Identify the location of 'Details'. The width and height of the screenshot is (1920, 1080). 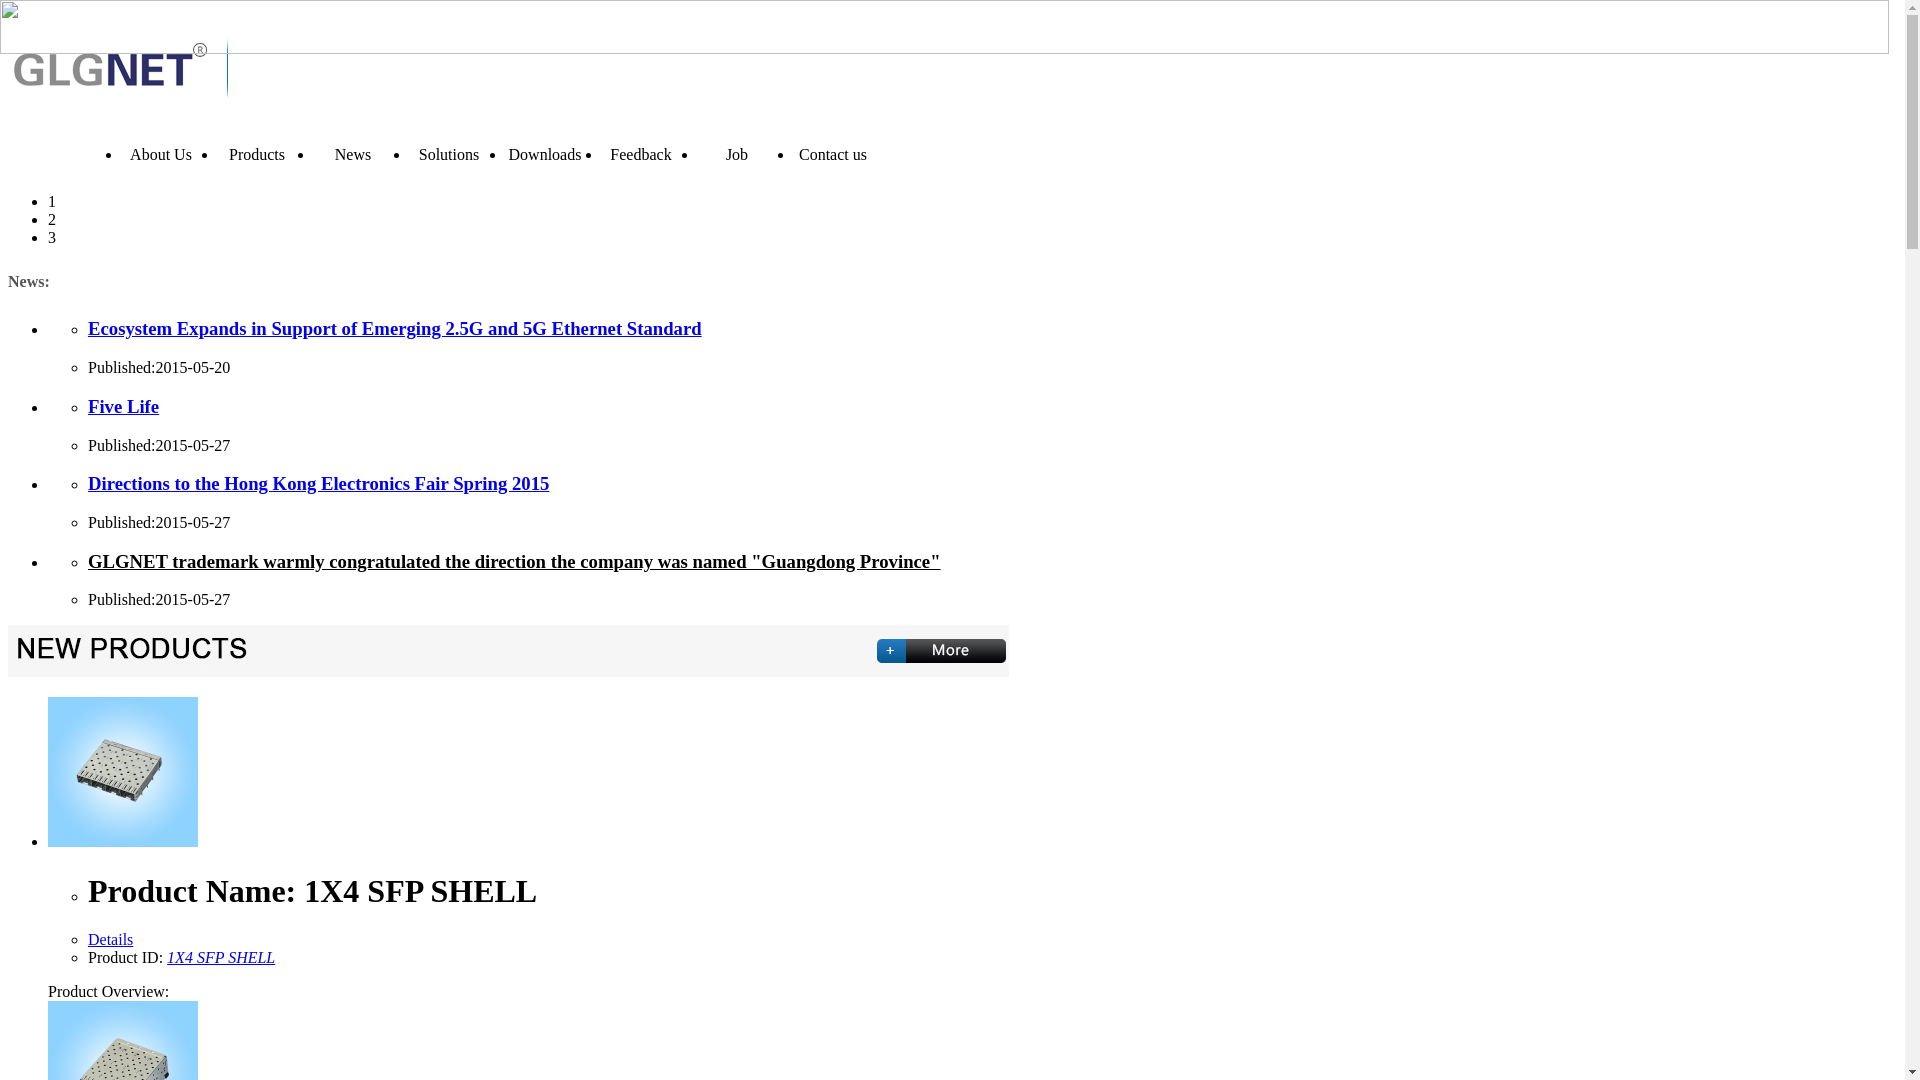
(109, 939).